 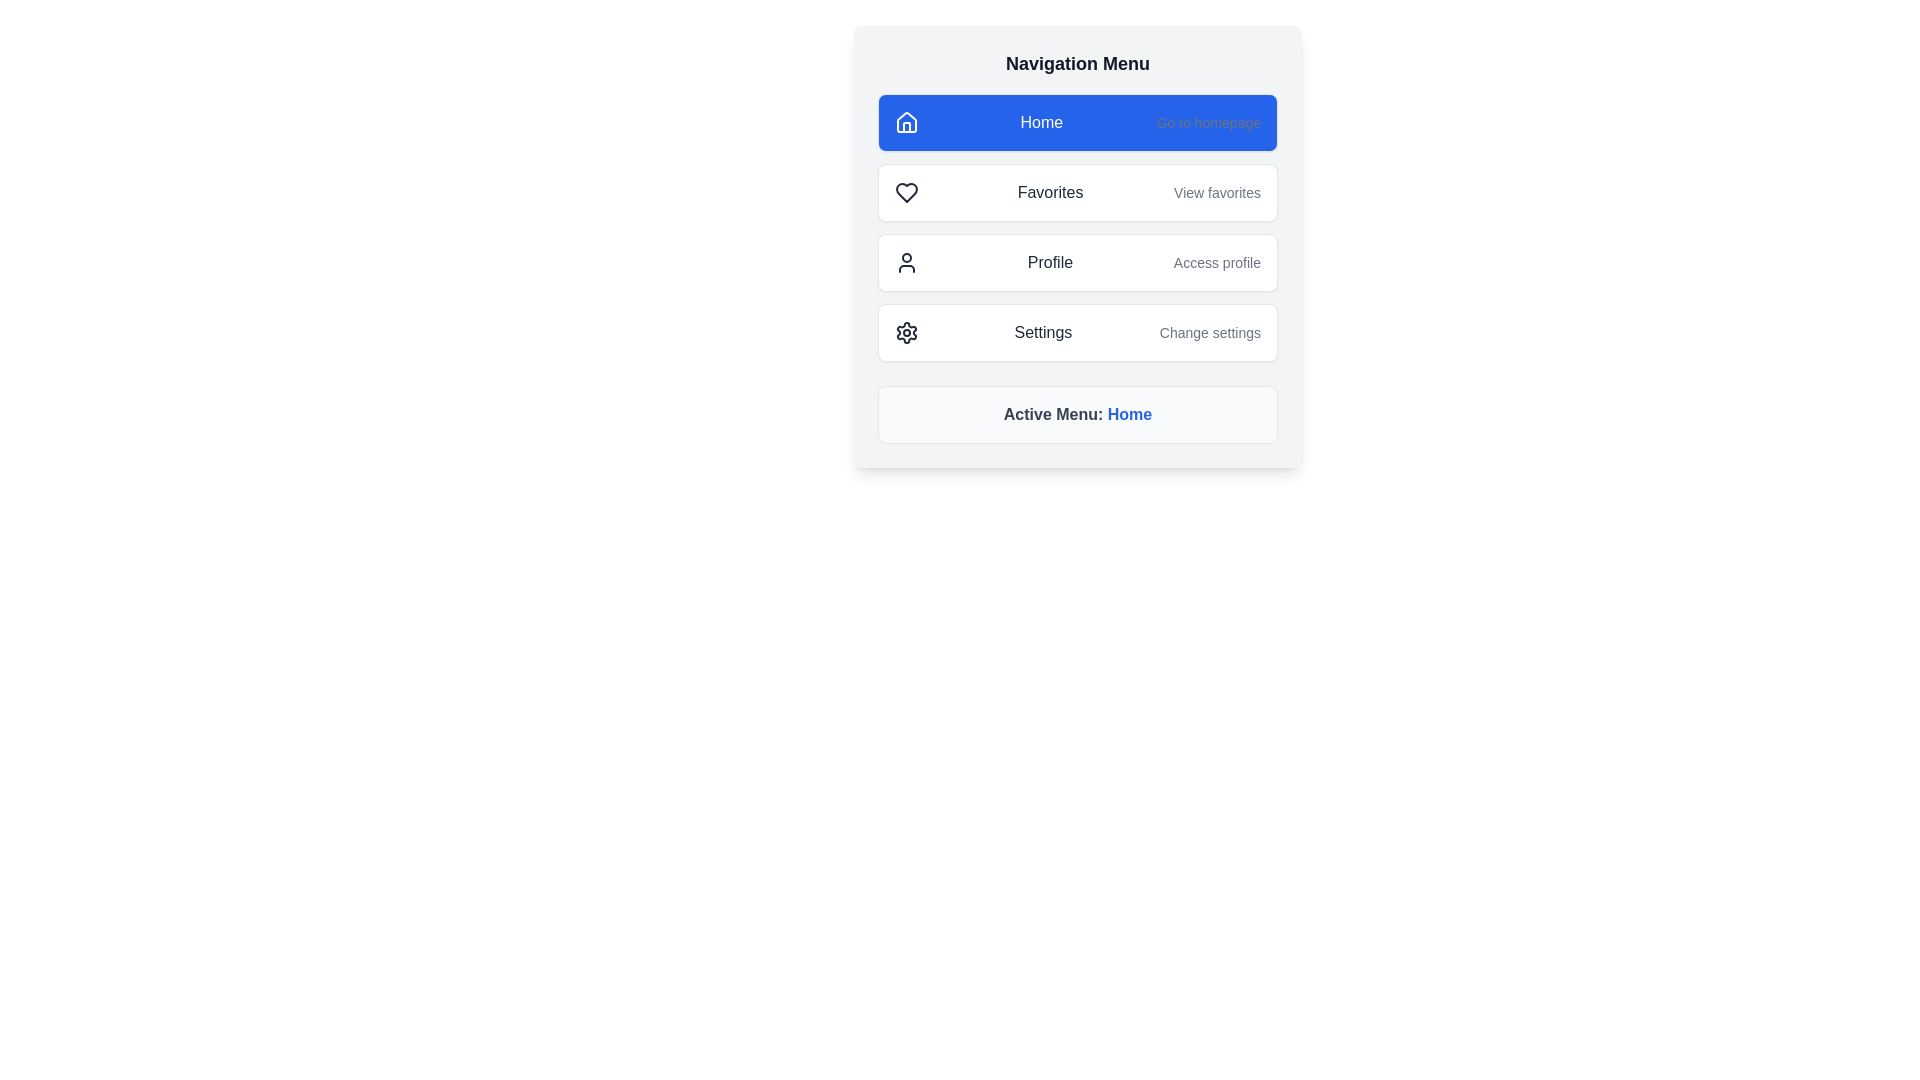 I want to click on the navigation button at the top of the vertical menu to redirect to the homepage, so click(x=1077, y=123).